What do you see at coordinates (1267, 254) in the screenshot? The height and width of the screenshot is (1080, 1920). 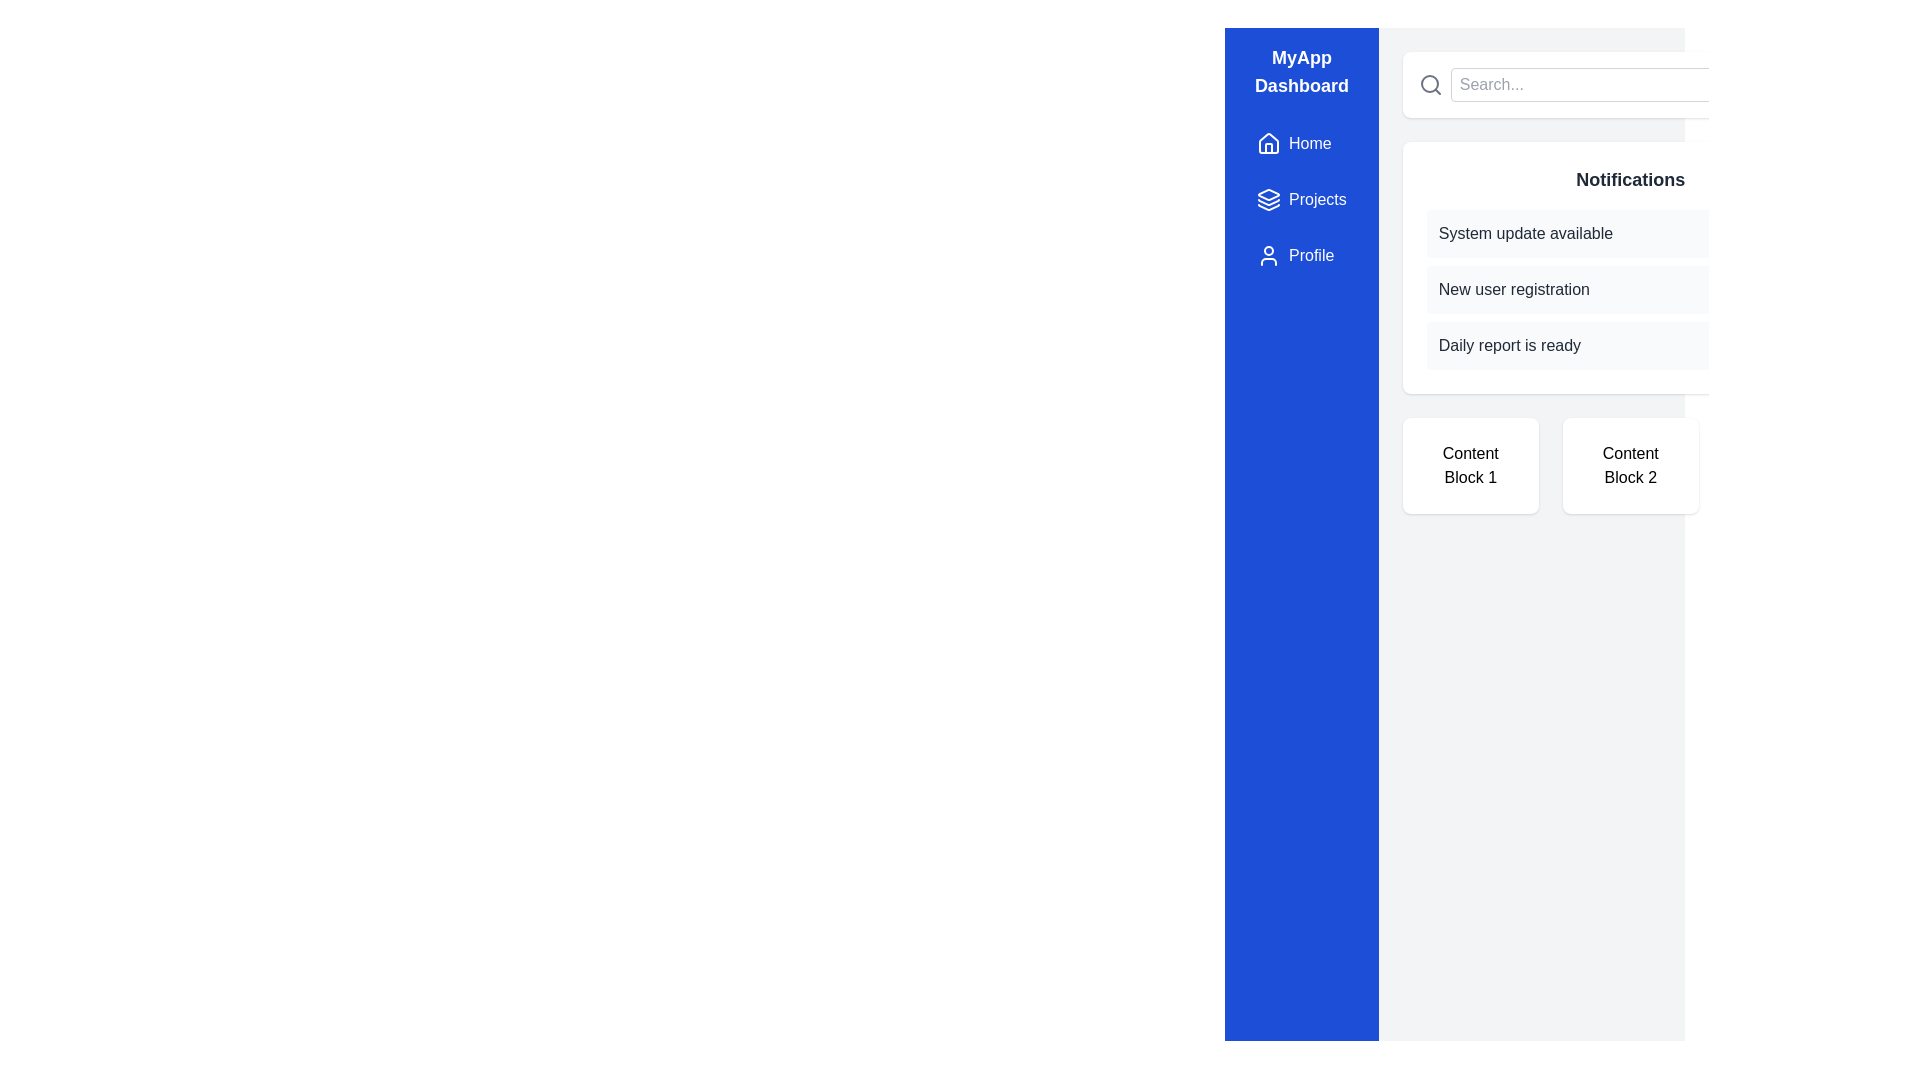 I see `the 'Profile' icon in the sidebar, which visually represents the 'Profile' section and is located next to the 'Profile' label` at bounding box center [1267, 254].